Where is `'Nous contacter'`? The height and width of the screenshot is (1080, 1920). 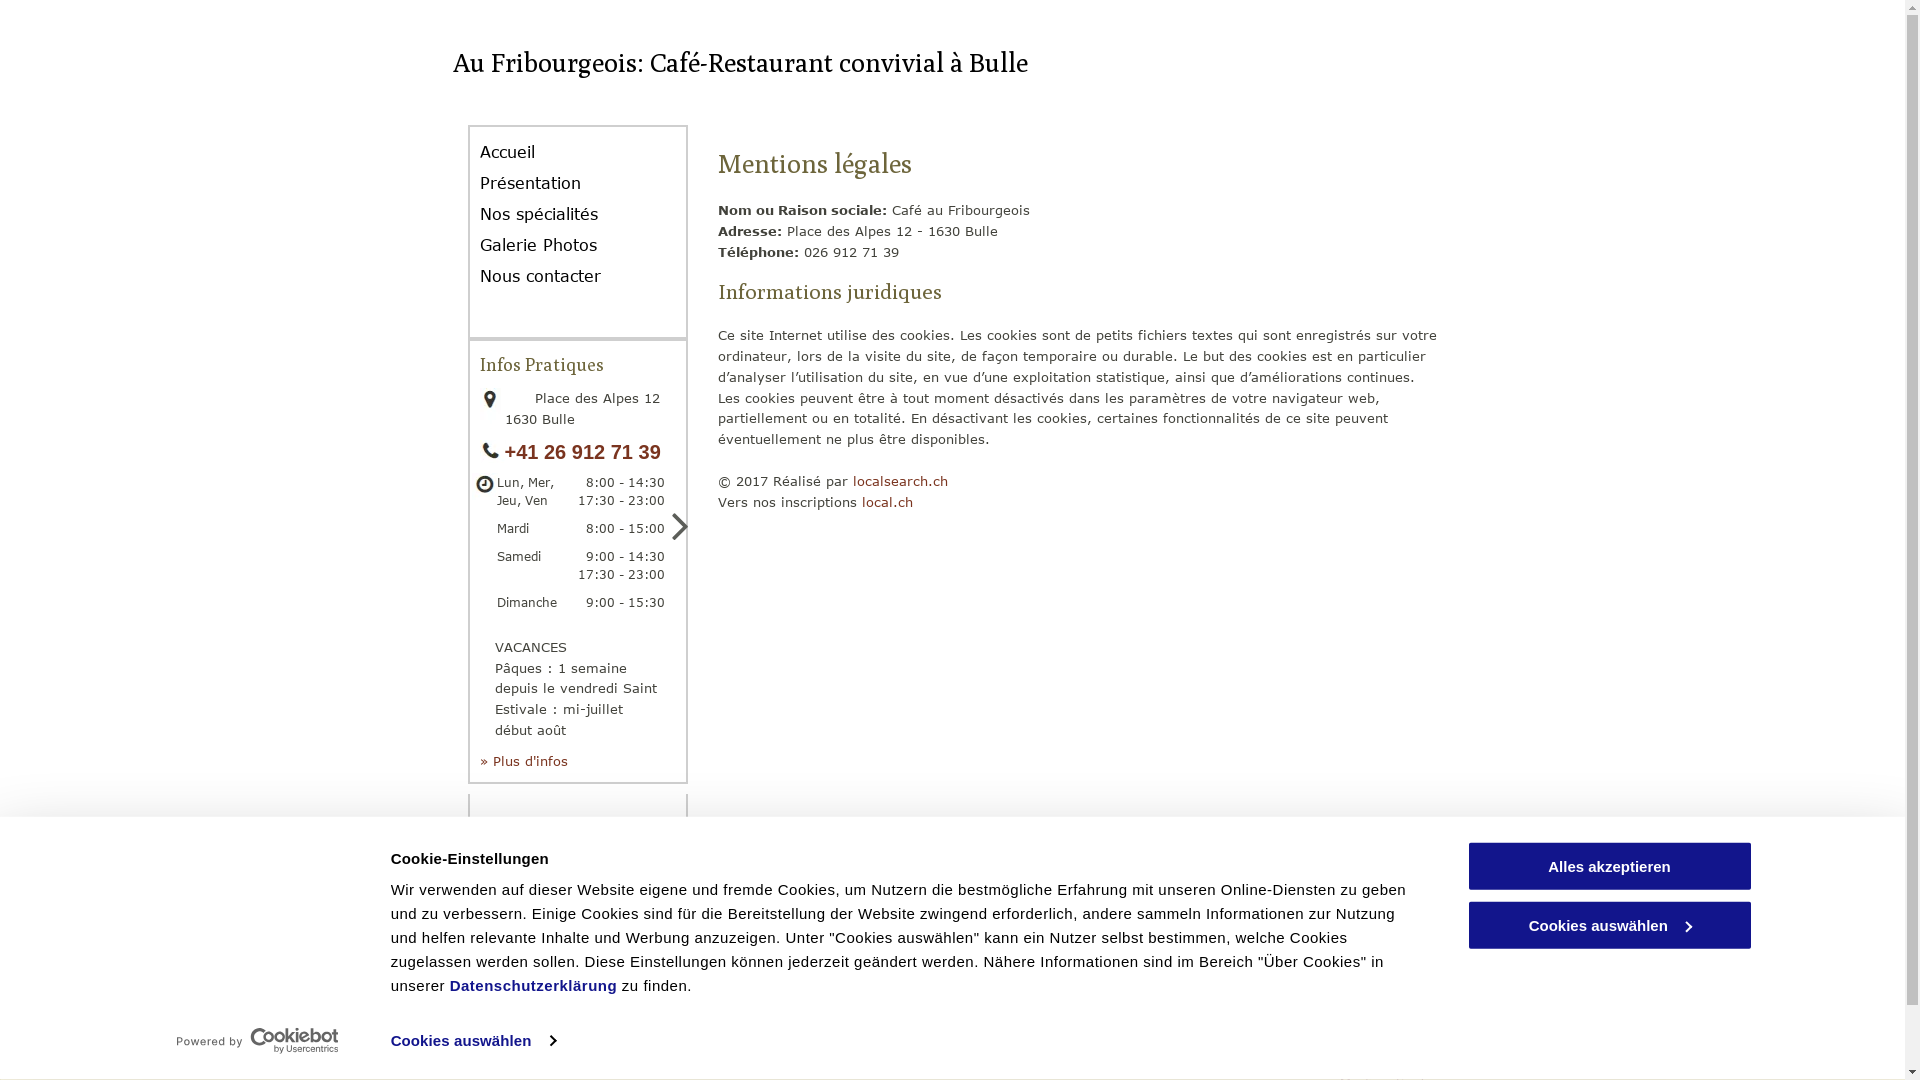
'Nous contacter' is located at coordinates (555, 276).